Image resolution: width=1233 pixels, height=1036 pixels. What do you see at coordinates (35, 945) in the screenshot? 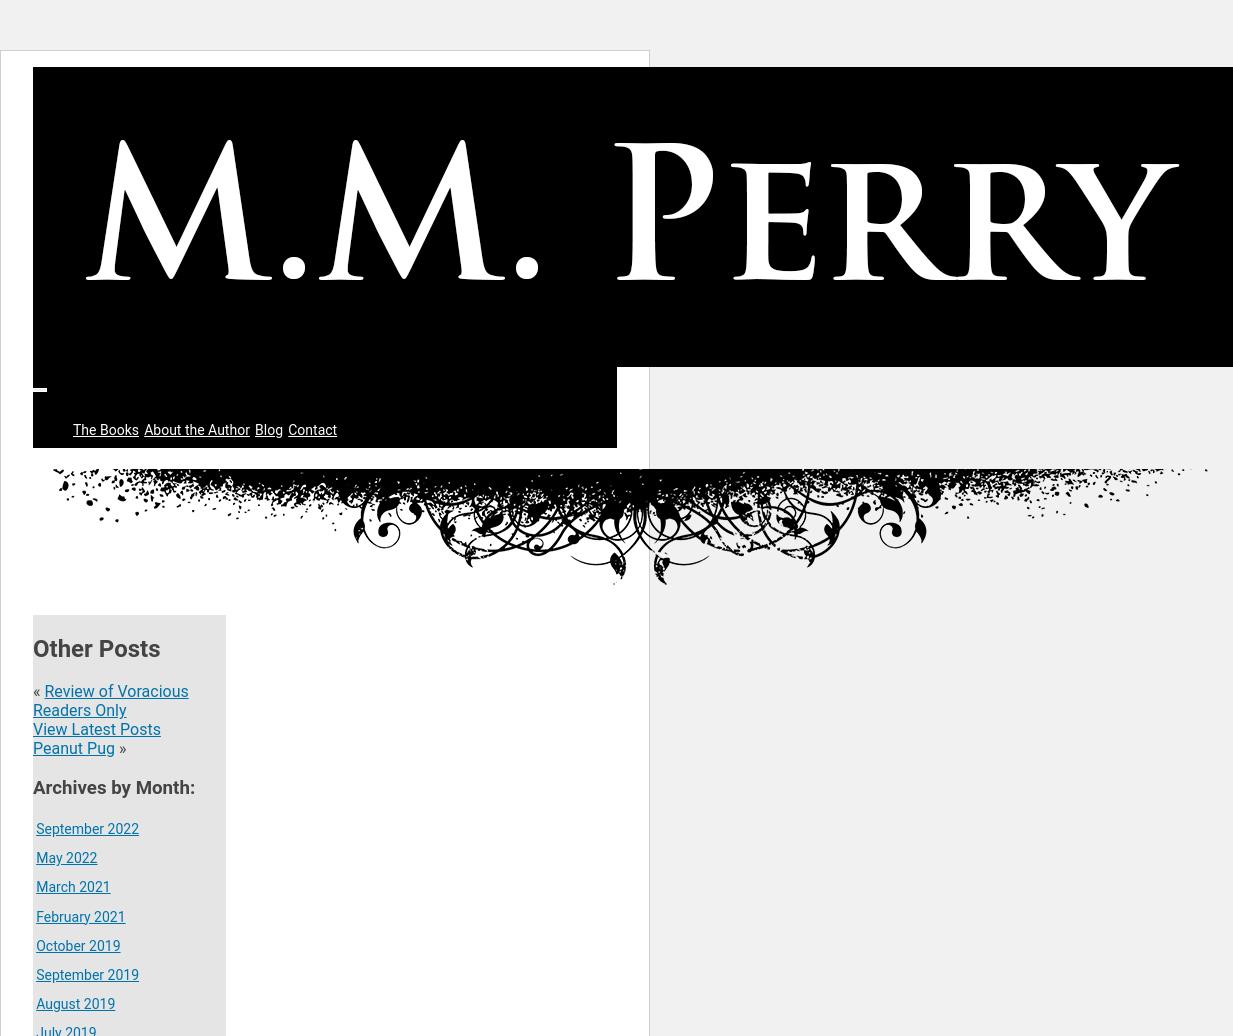
I see `'October 2019'` at bounding box center [35, 945].